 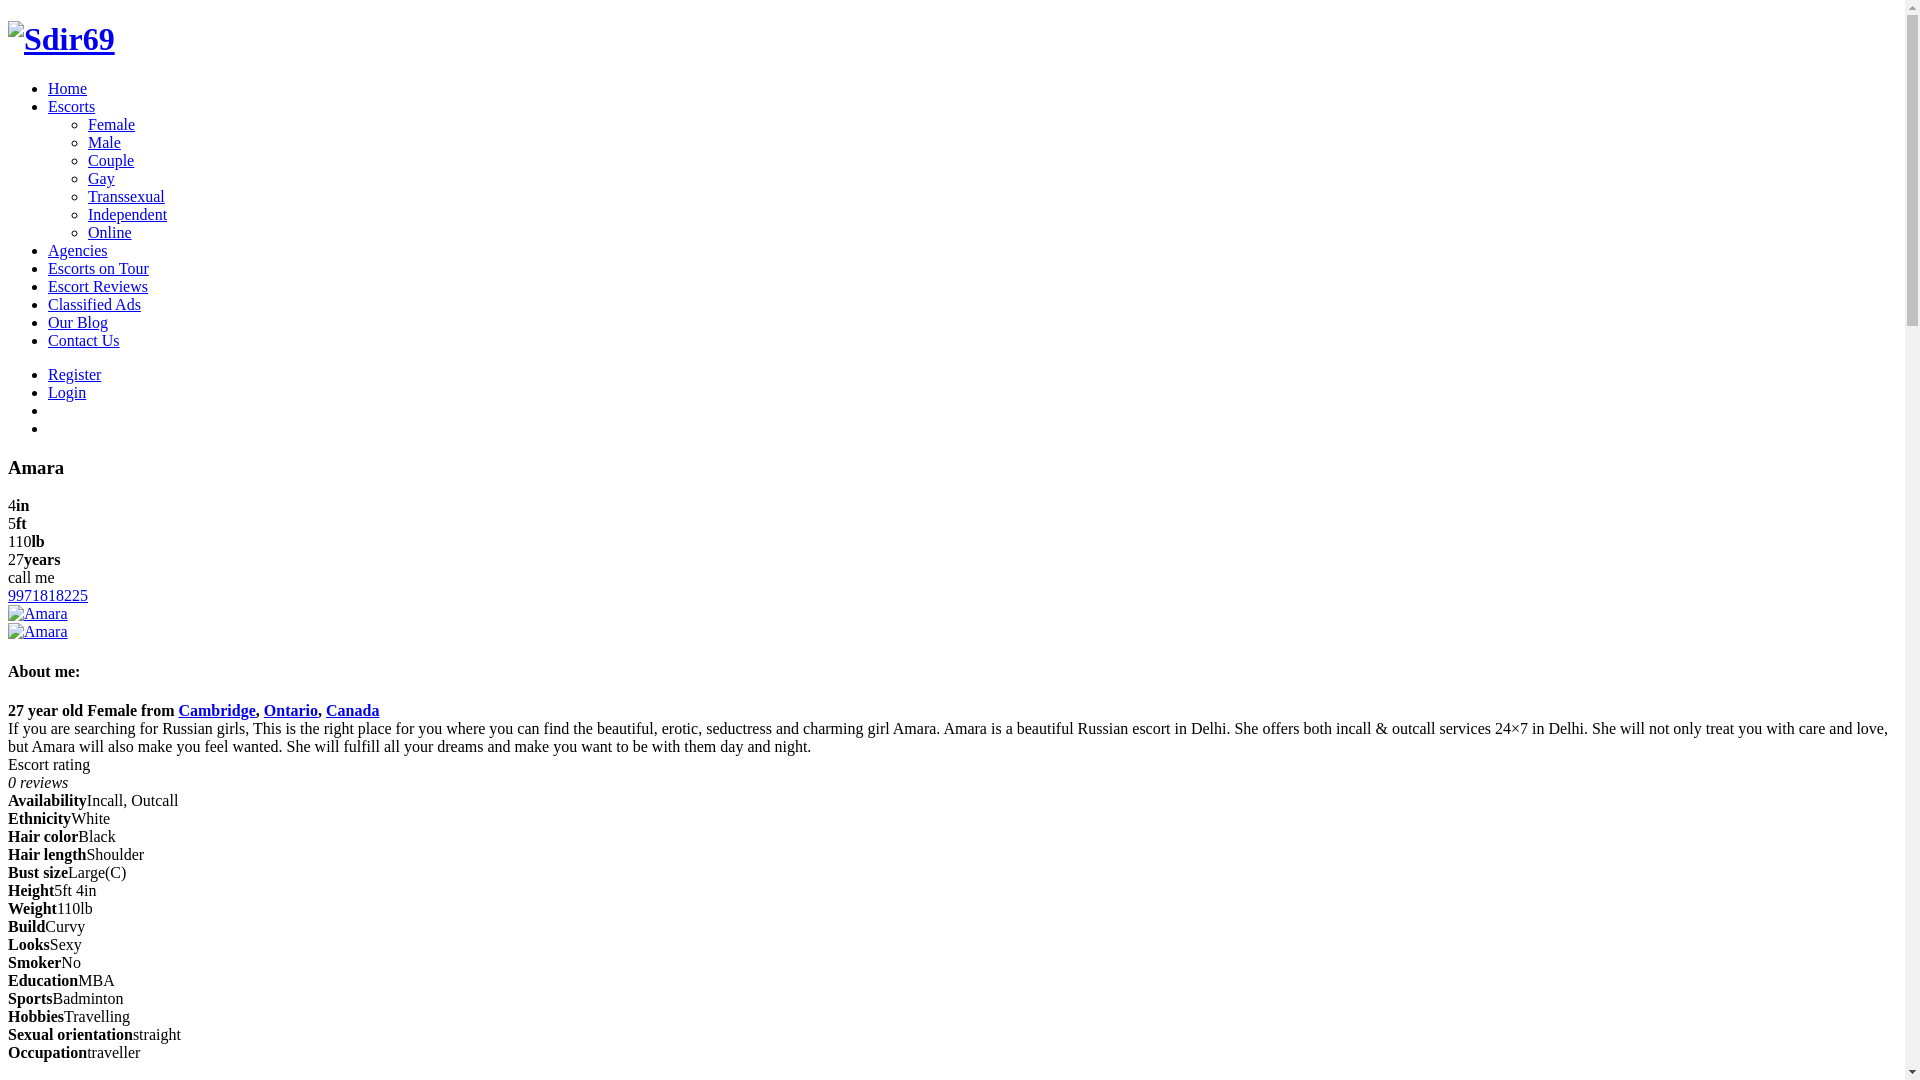 I want to click on 'Sdir69', so click(x=61, y=38).